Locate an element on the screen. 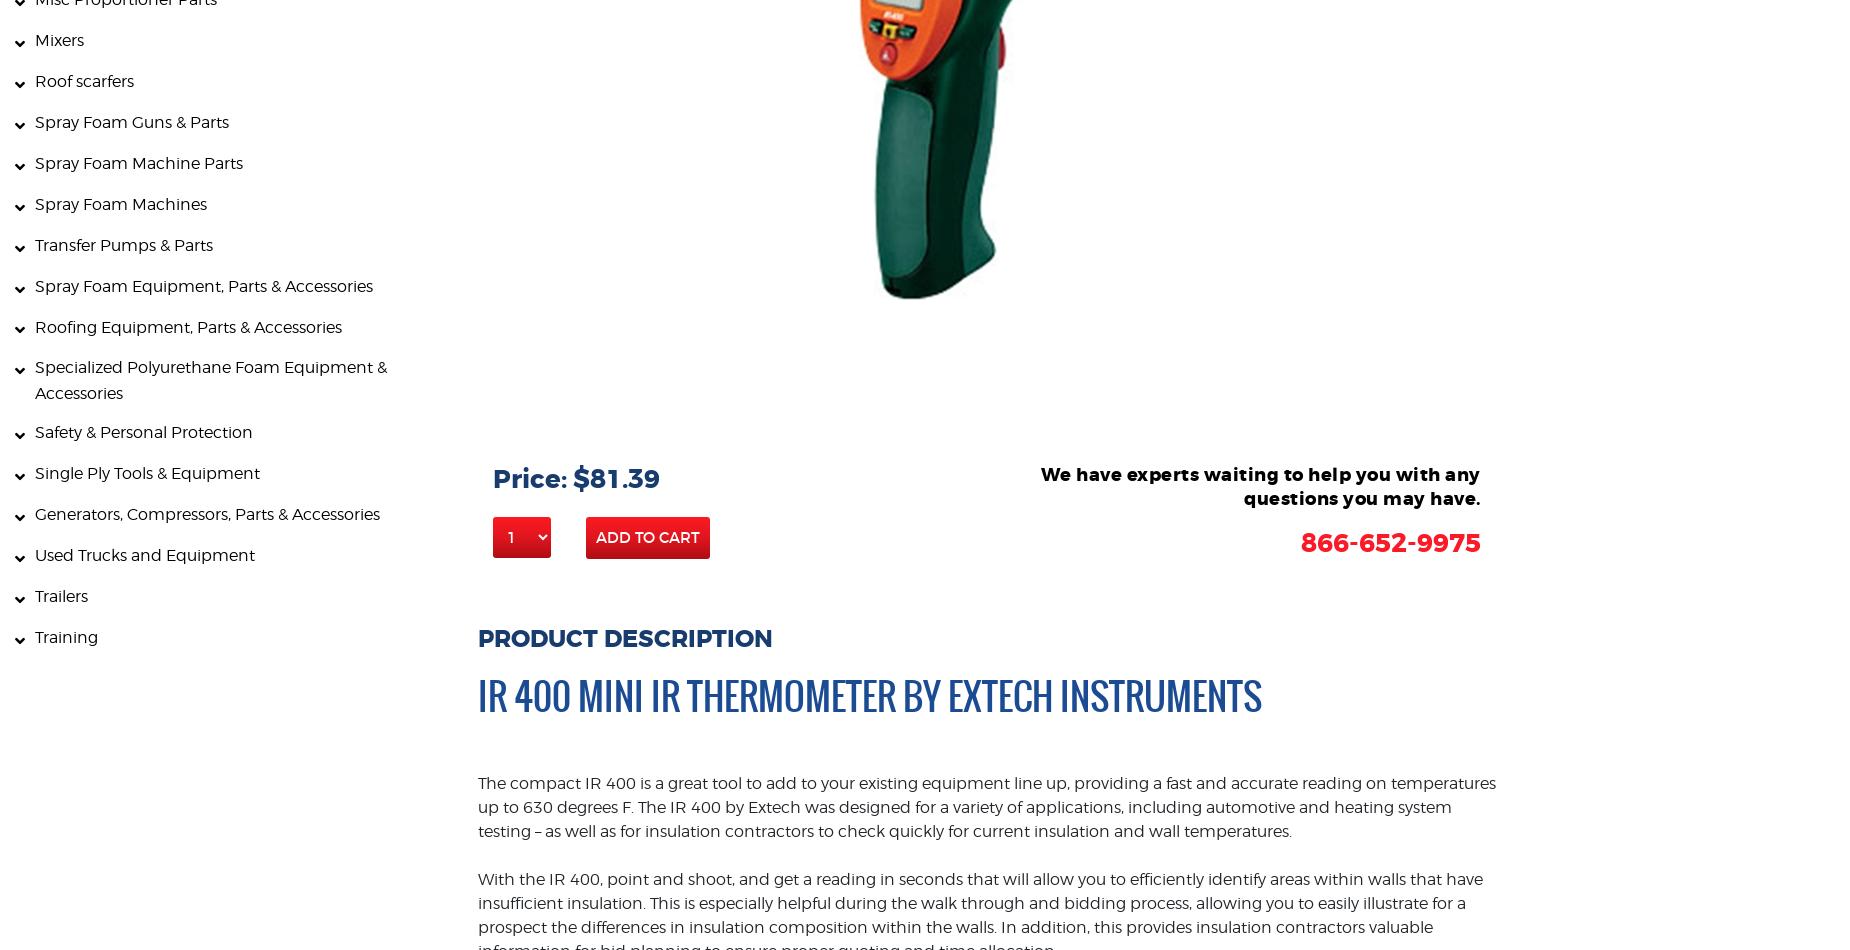 The image size is (1850, 950). 'Add to Cart' is located at coordinates (646, 536).